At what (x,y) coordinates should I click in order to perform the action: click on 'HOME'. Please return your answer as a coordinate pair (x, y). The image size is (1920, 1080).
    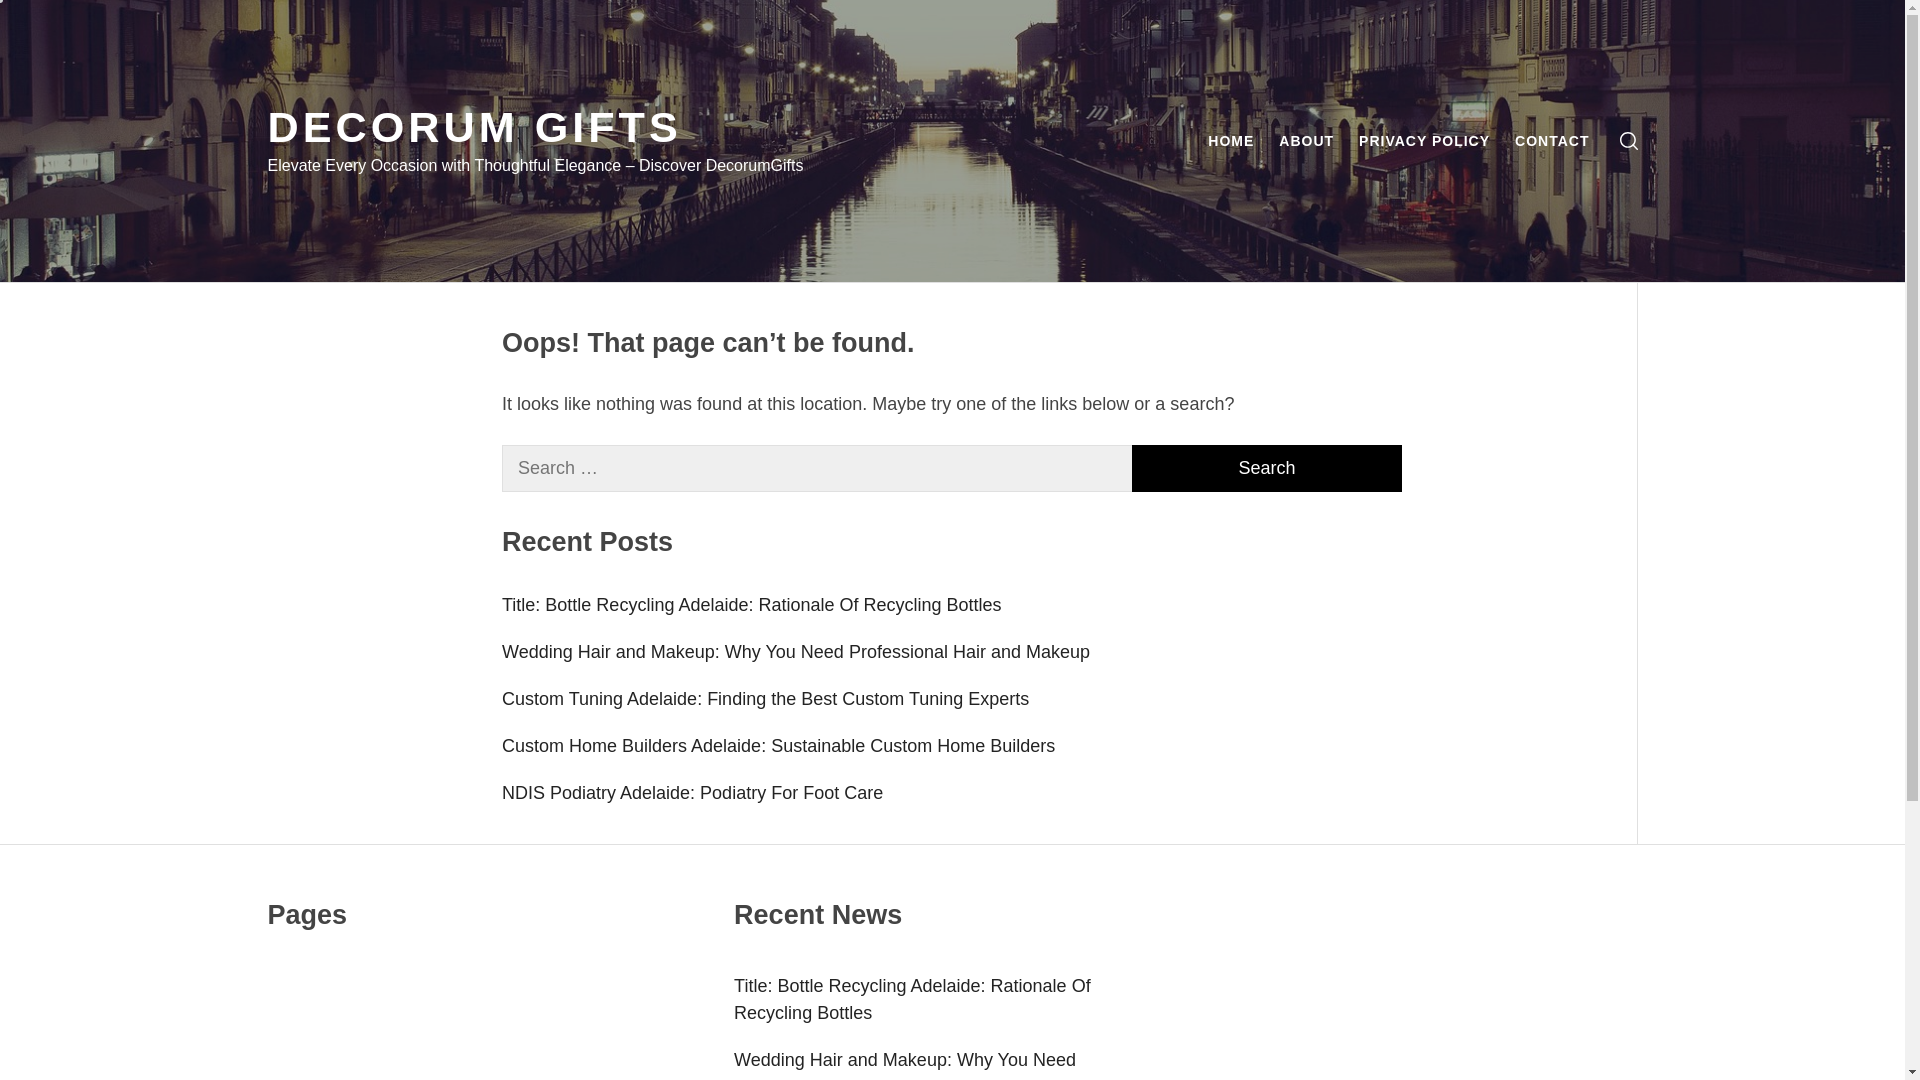
    Looking at the image, I should click on (1229, 140).